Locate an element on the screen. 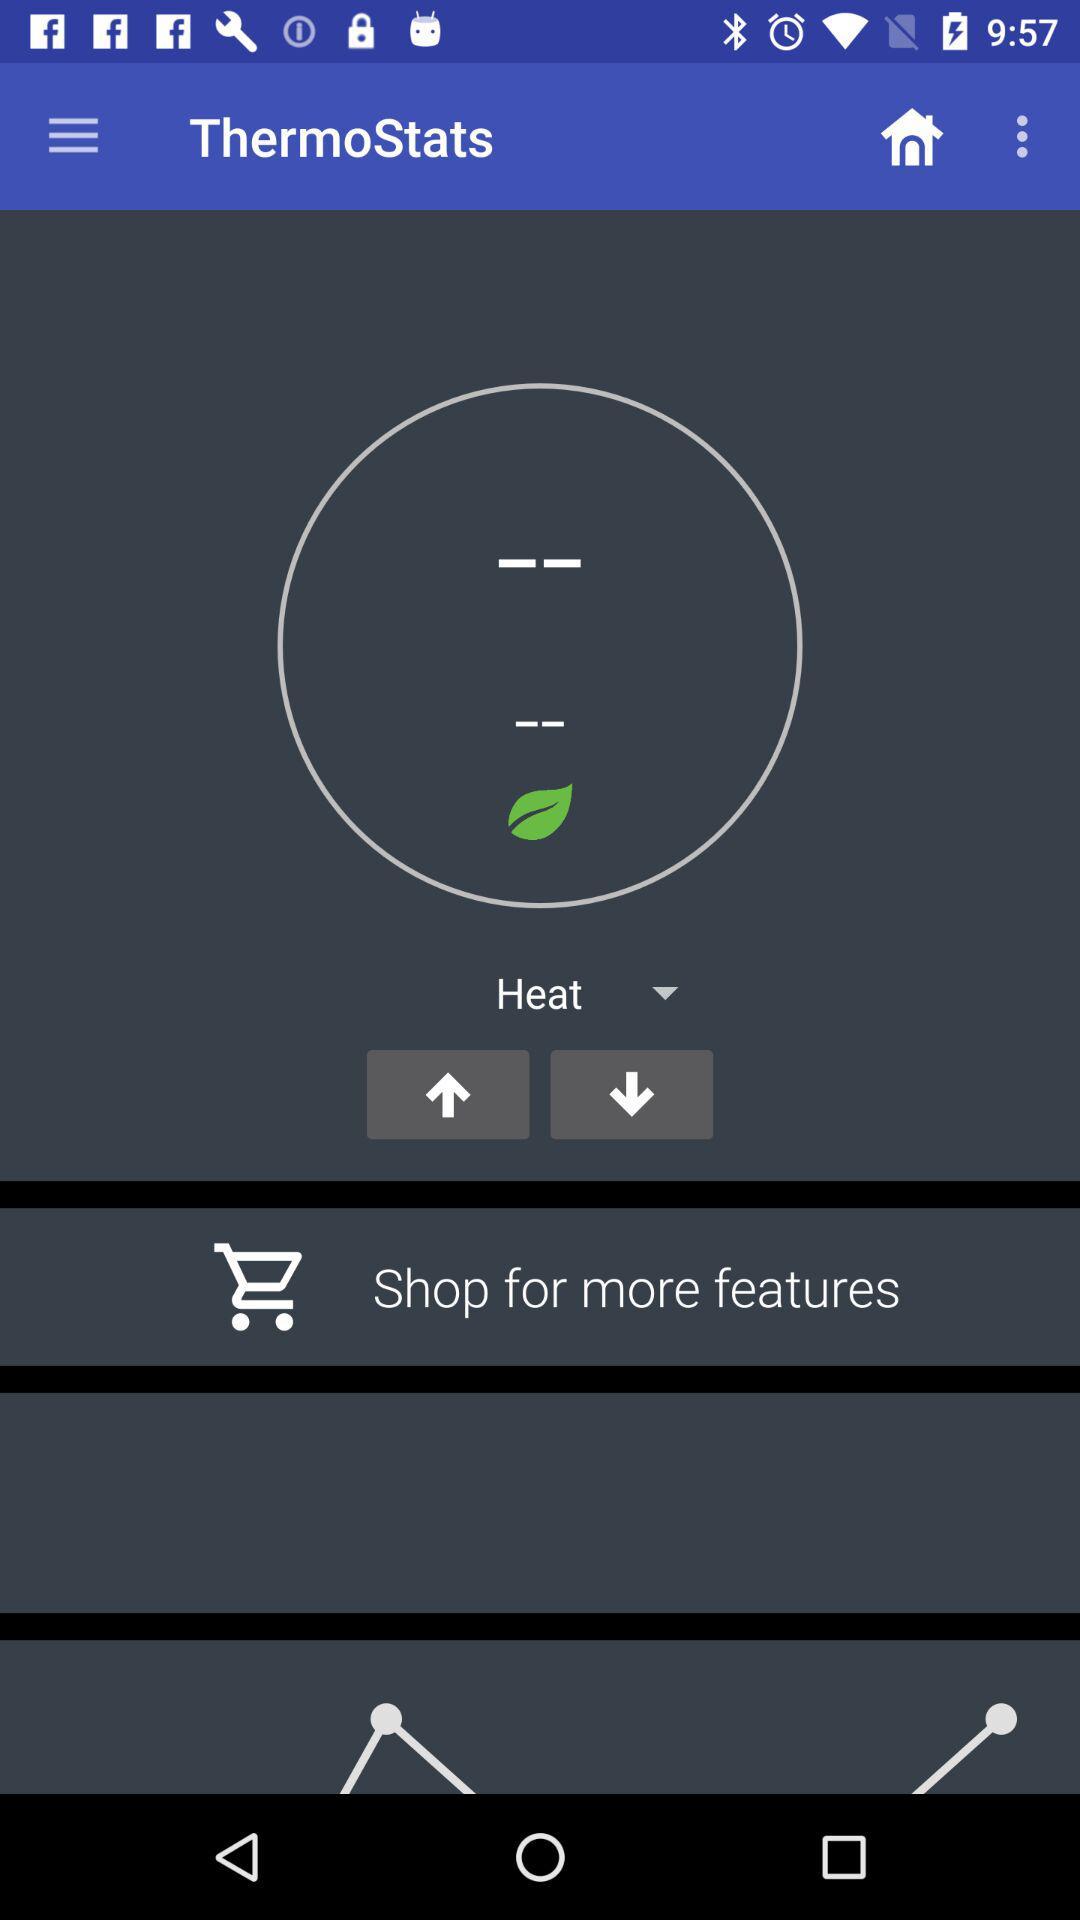 The image size is (1080, 1920). the arrow_upward icon is located at coordinates (447, 1093).